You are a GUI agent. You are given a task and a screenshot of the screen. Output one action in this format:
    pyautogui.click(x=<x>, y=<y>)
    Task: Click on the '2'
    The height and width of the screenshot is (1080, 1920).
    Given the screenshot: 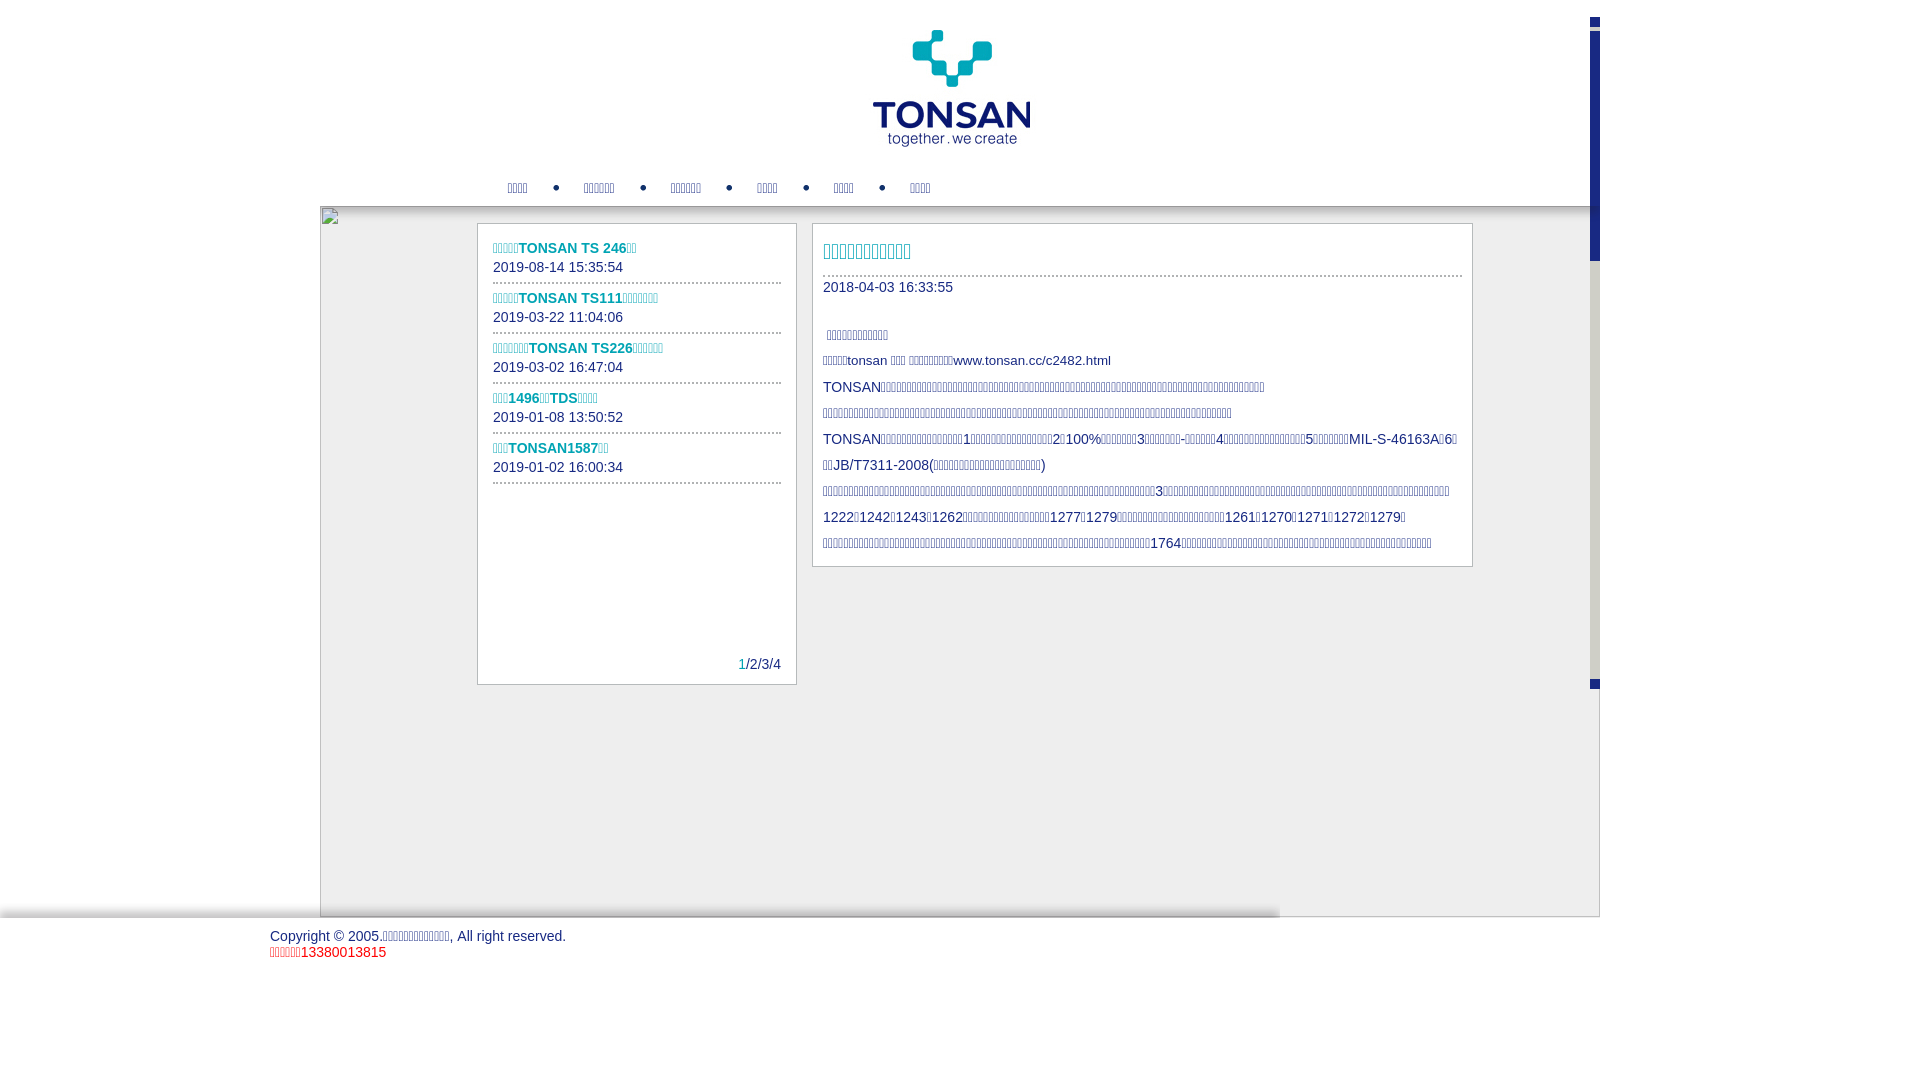 What is the action you would take?
    pyautogui.click(x=752, y=663)
    